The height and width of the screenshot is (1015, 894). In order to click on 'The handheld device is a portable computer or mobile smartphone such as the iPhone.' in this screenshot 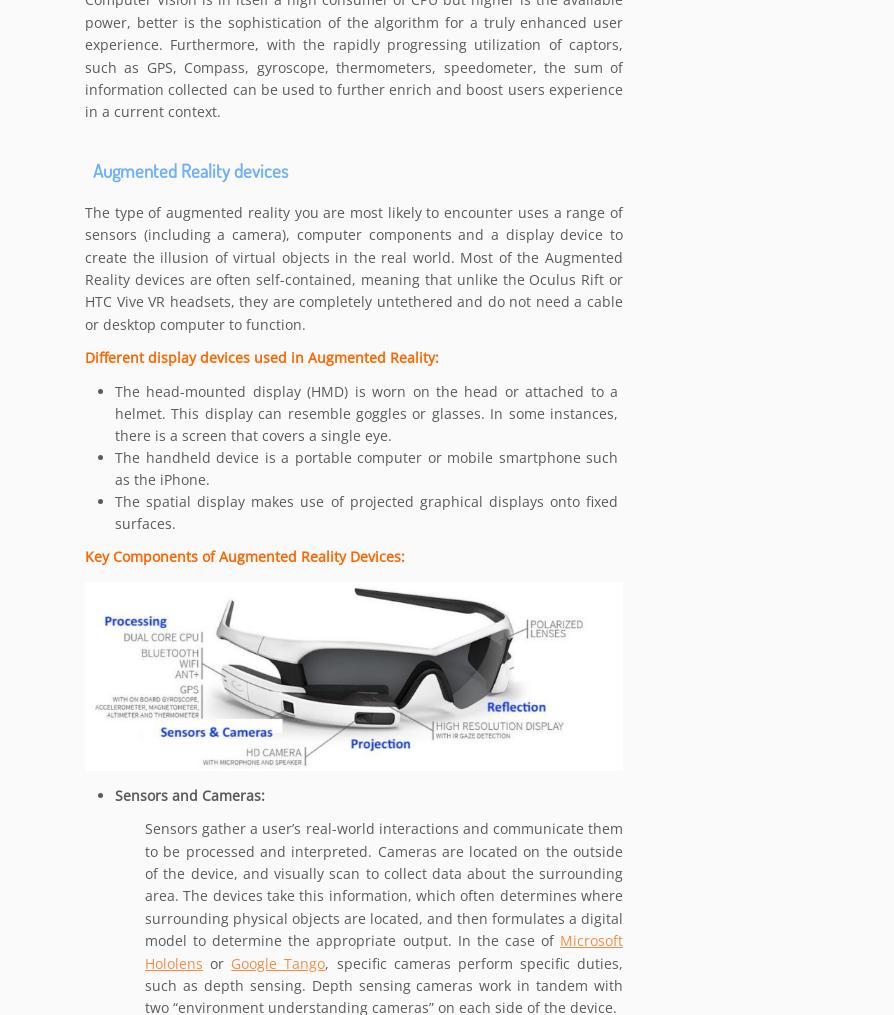, I will do `click(365, 468)`.